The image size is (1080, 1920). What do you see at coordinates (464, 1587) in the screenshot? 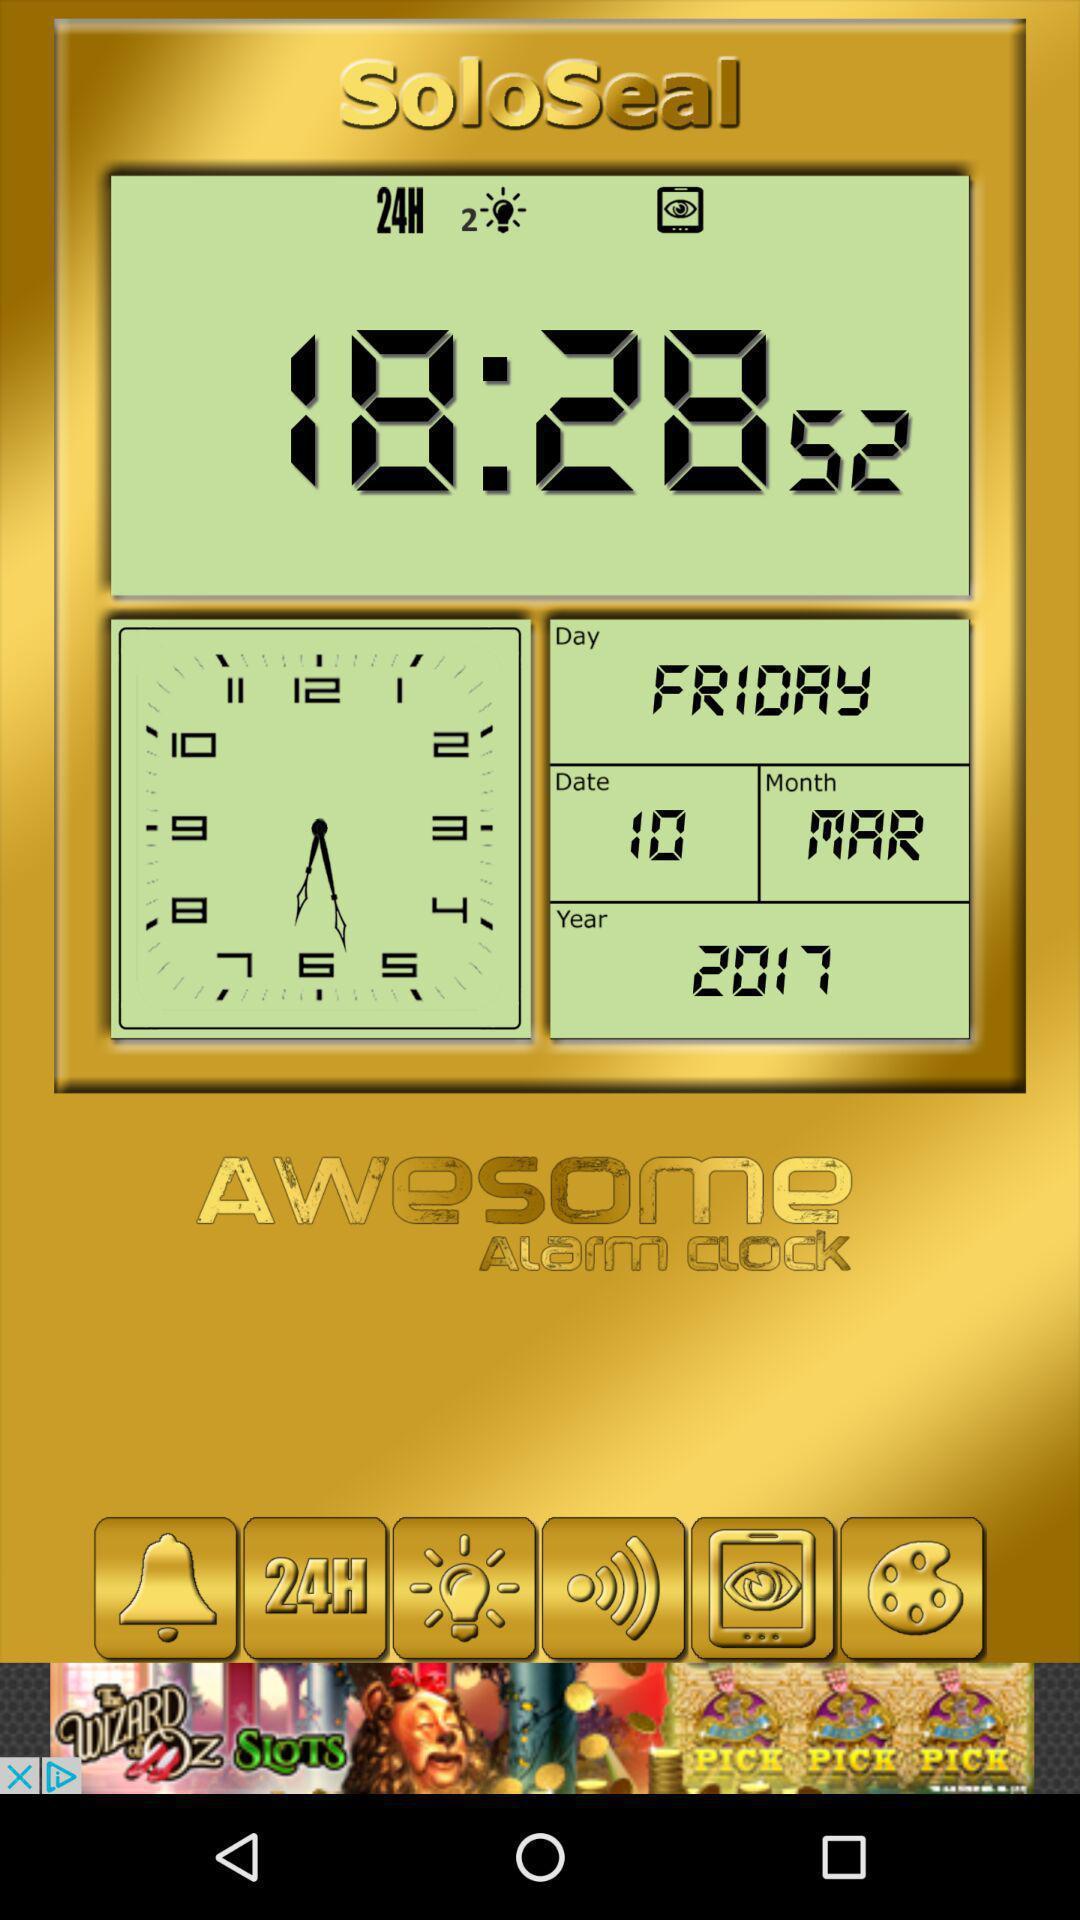
I see `a select option` at bounding box center [464, 1587].